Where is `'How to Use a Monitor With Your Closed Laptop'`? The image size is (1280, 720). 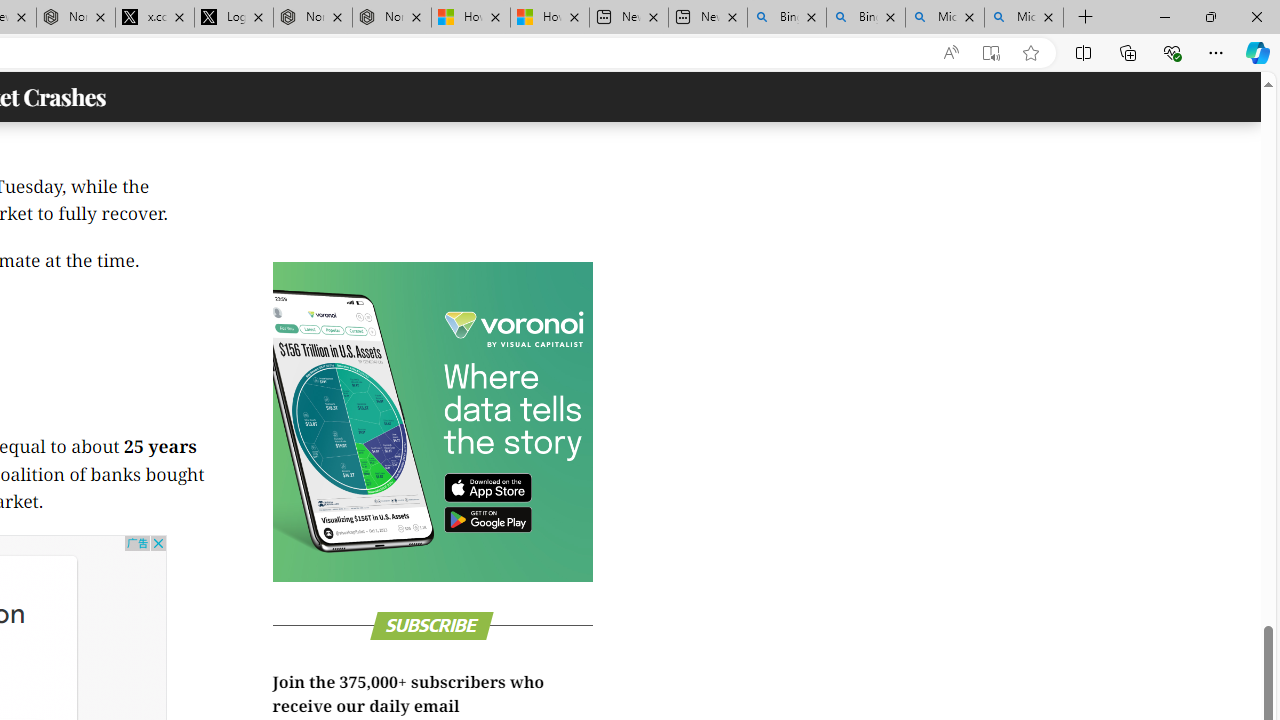 'How to Use a Monitor With Your Closed Laptop' is located at coordinates (549, 17).